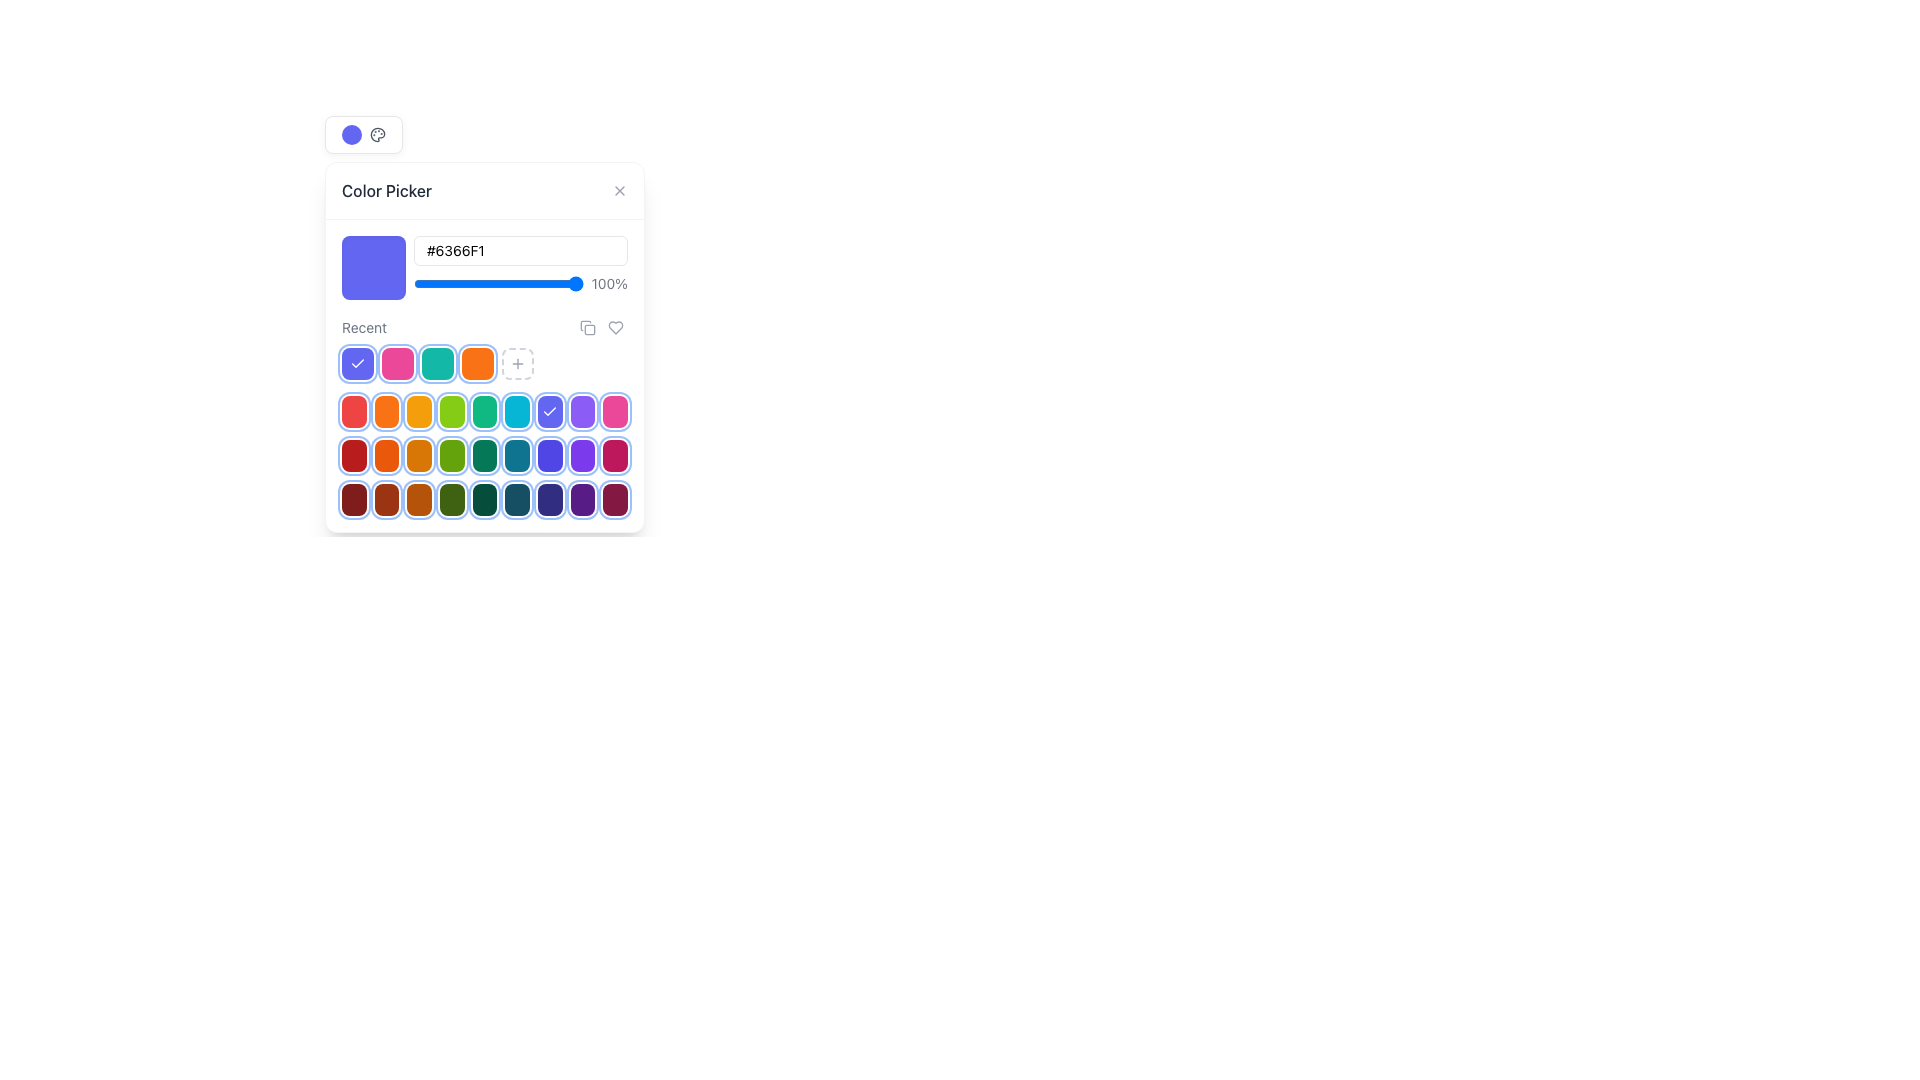  I want to click on the small square button with rounded corners and an orange background, which is the third button in the second row of the color-selecting grid in the color picker interface, so click(418, 411).